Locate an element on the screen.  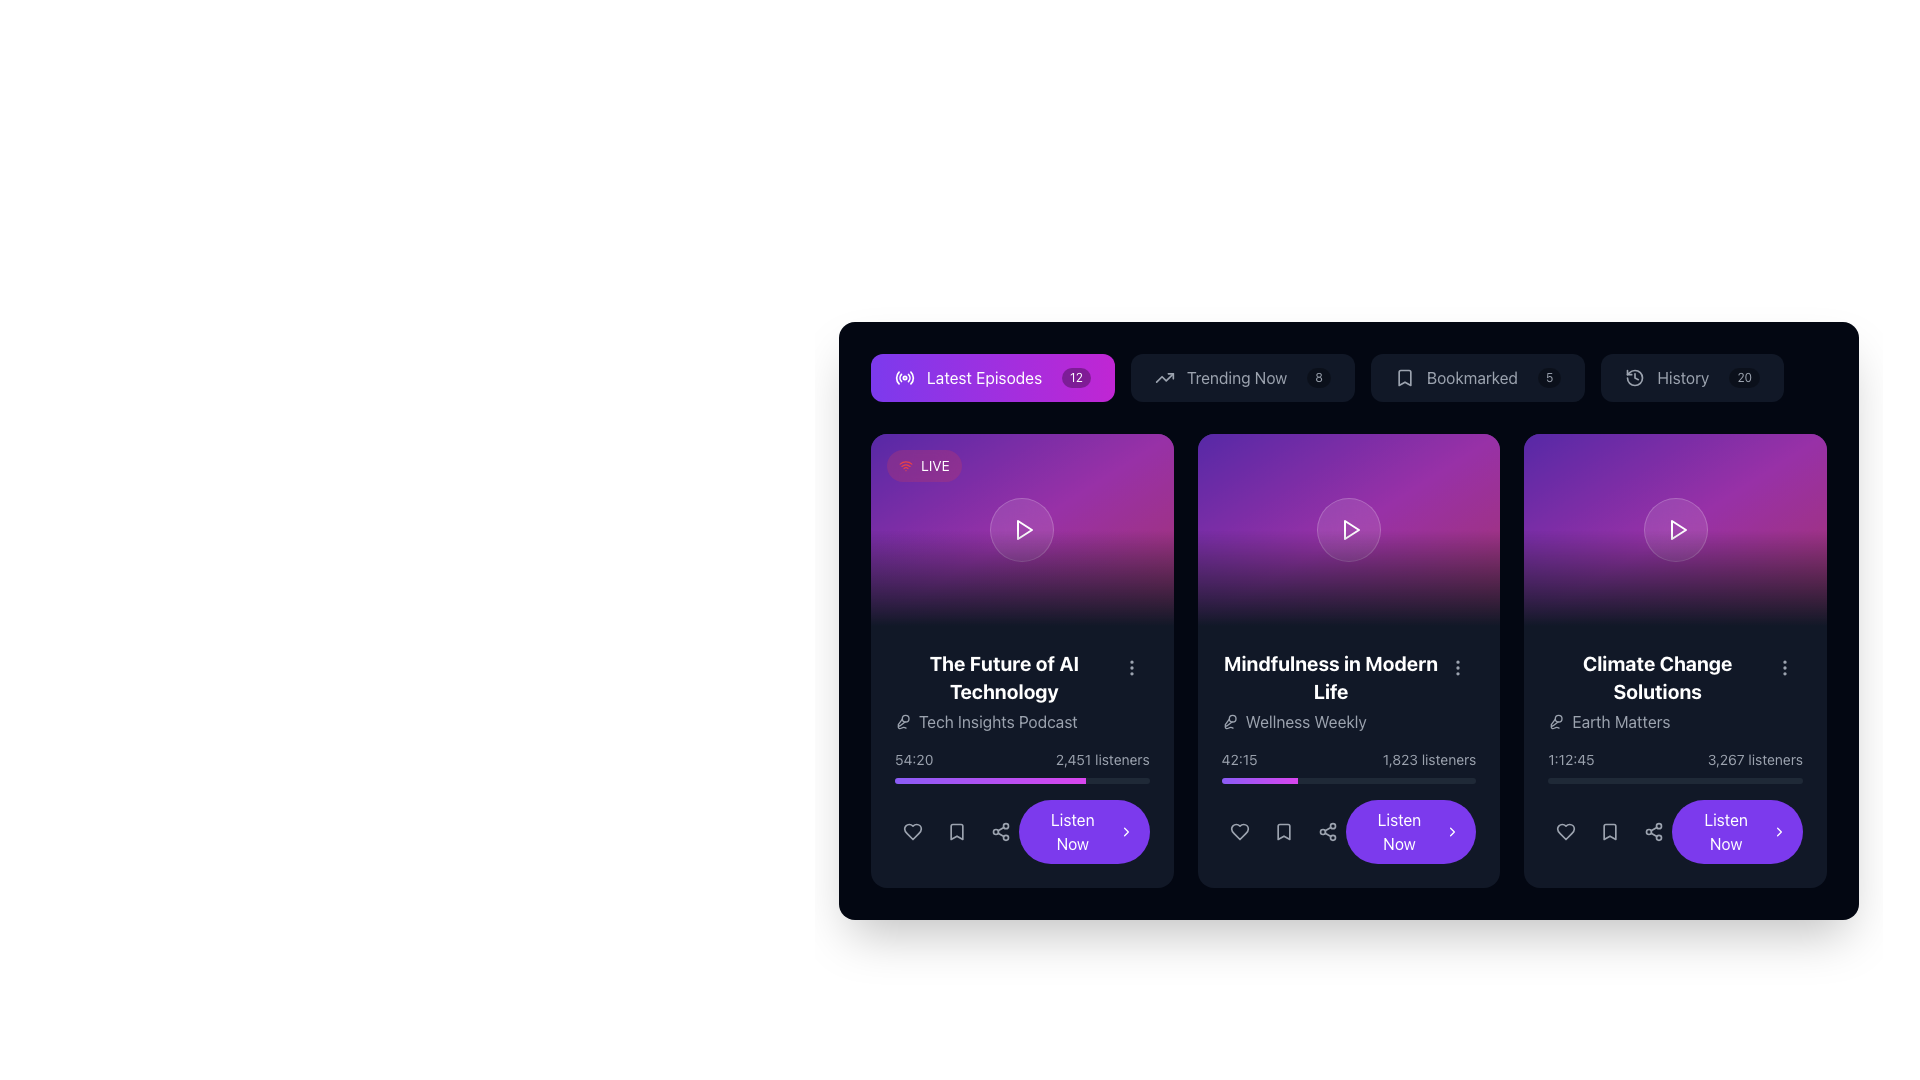
the call-to-action button at the bottom right of the card labeled 'The Future of AI Technology' is located at coordinates (1083, 832).